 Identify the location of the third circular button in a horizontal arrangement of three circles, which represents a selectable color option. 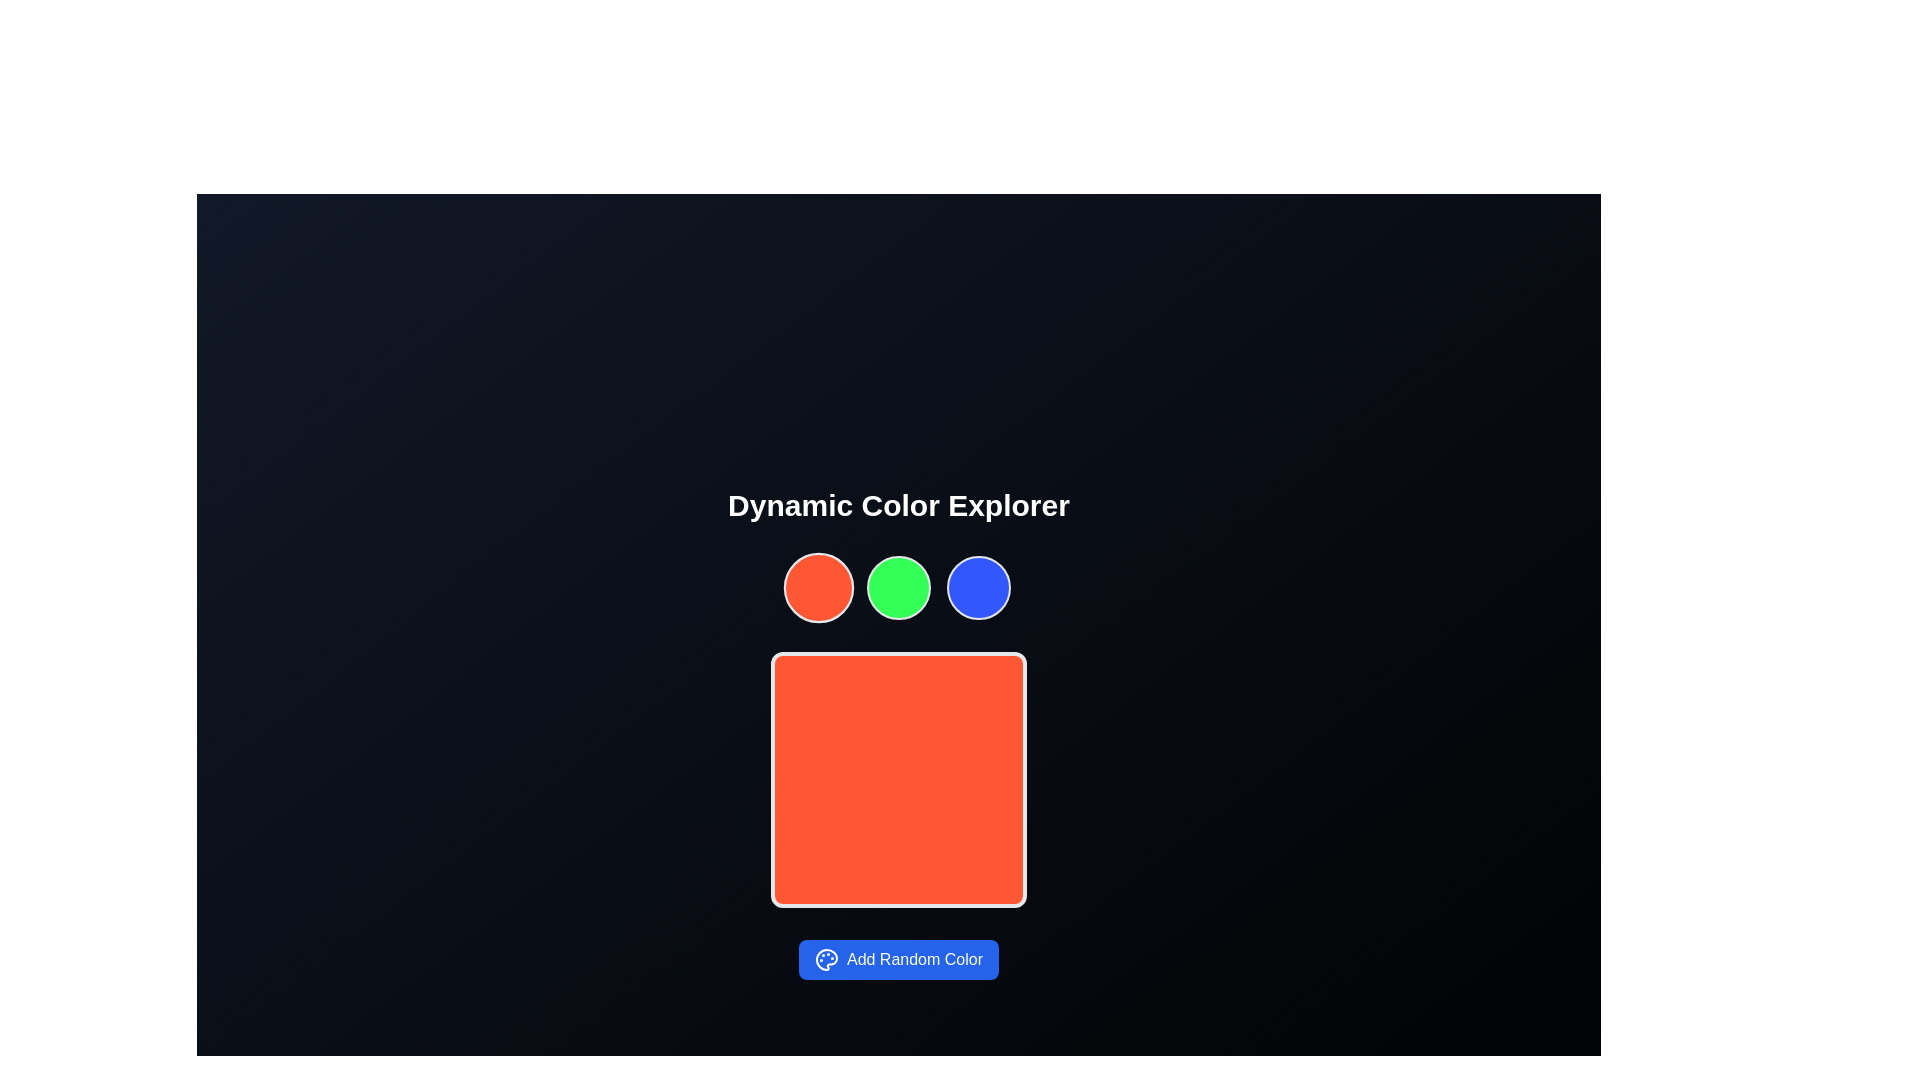
(979, 586).